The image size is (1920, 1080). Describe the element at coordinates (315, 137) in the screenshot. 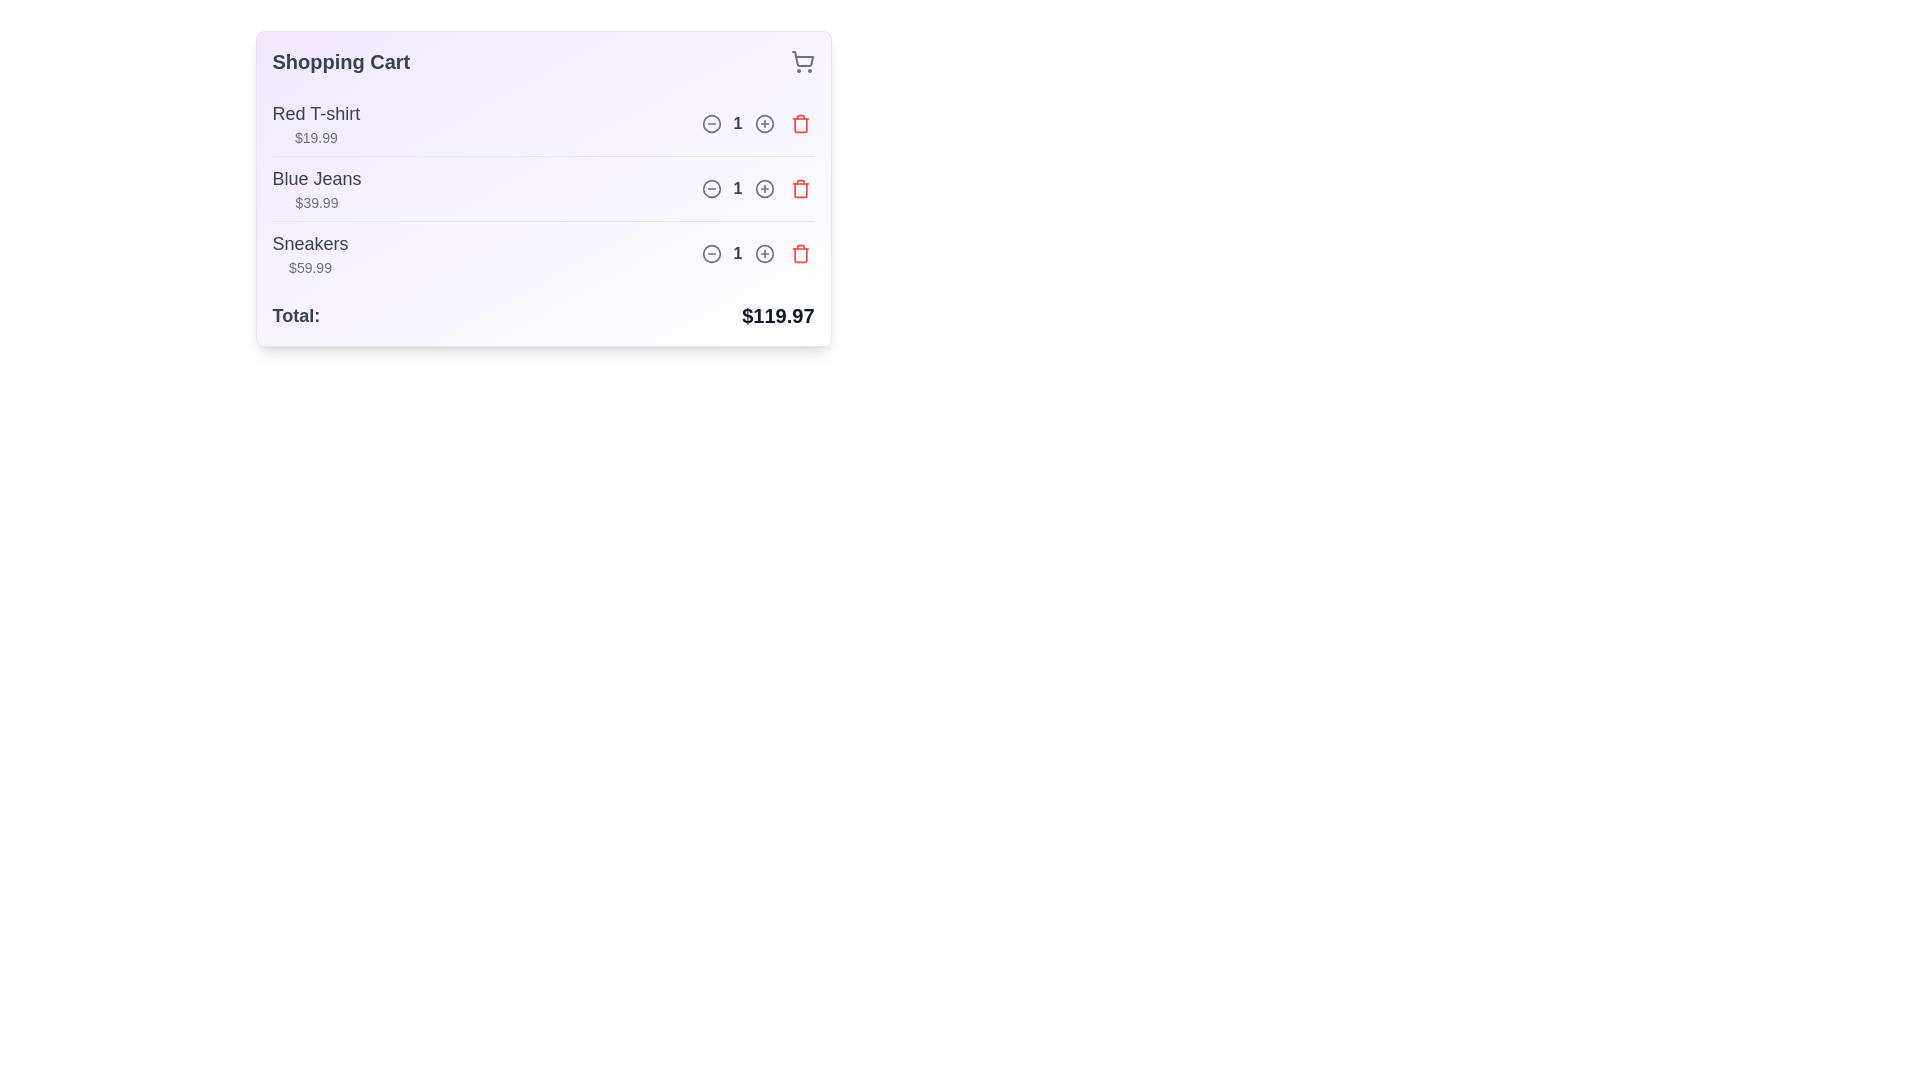

I see `text displaying the price '$19.99' located beneath the 'Red T-shirt' in the shopping cart interface` at that location.